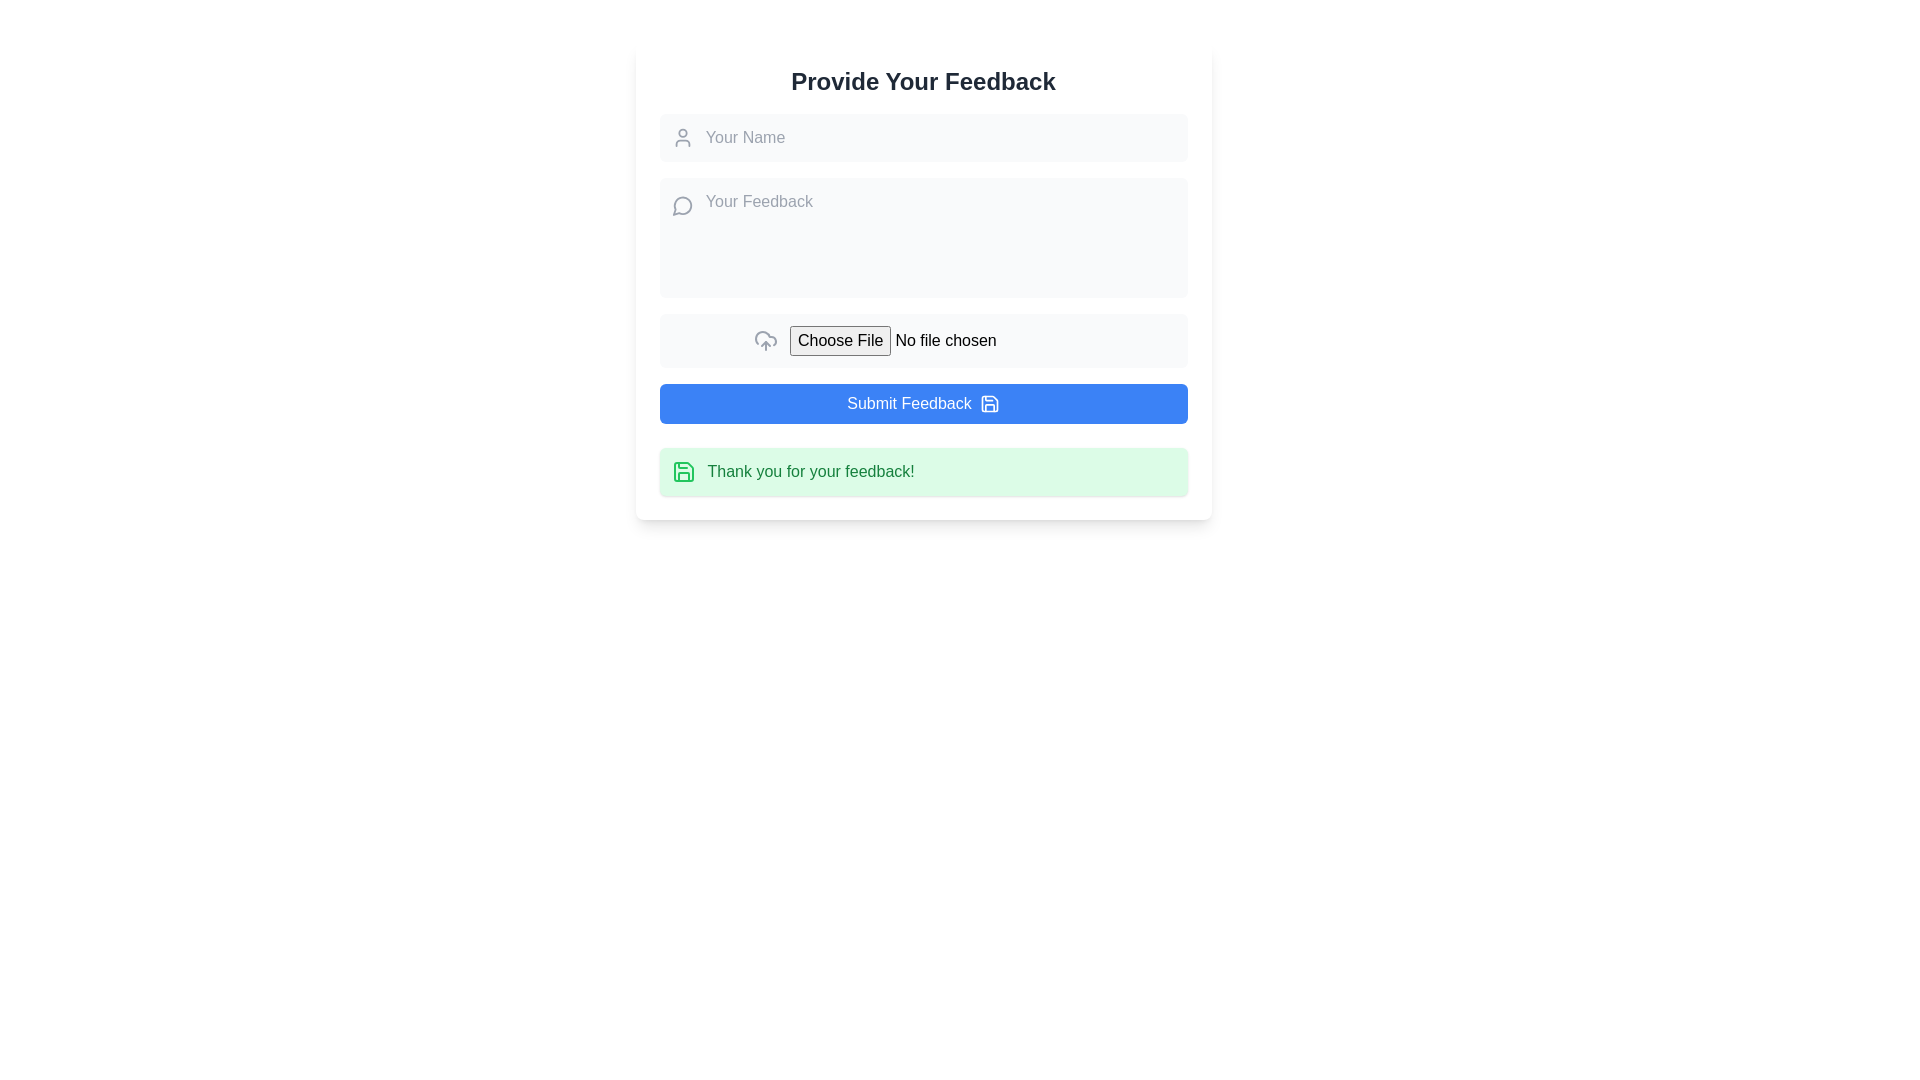  Describe the element at coordinates (683, 471) in the screenshot. I see `the icon that visually accompanies the confirmation message 'Thank you for your feedback!' located in the banner-style area below the feedback form input fields` at that location.